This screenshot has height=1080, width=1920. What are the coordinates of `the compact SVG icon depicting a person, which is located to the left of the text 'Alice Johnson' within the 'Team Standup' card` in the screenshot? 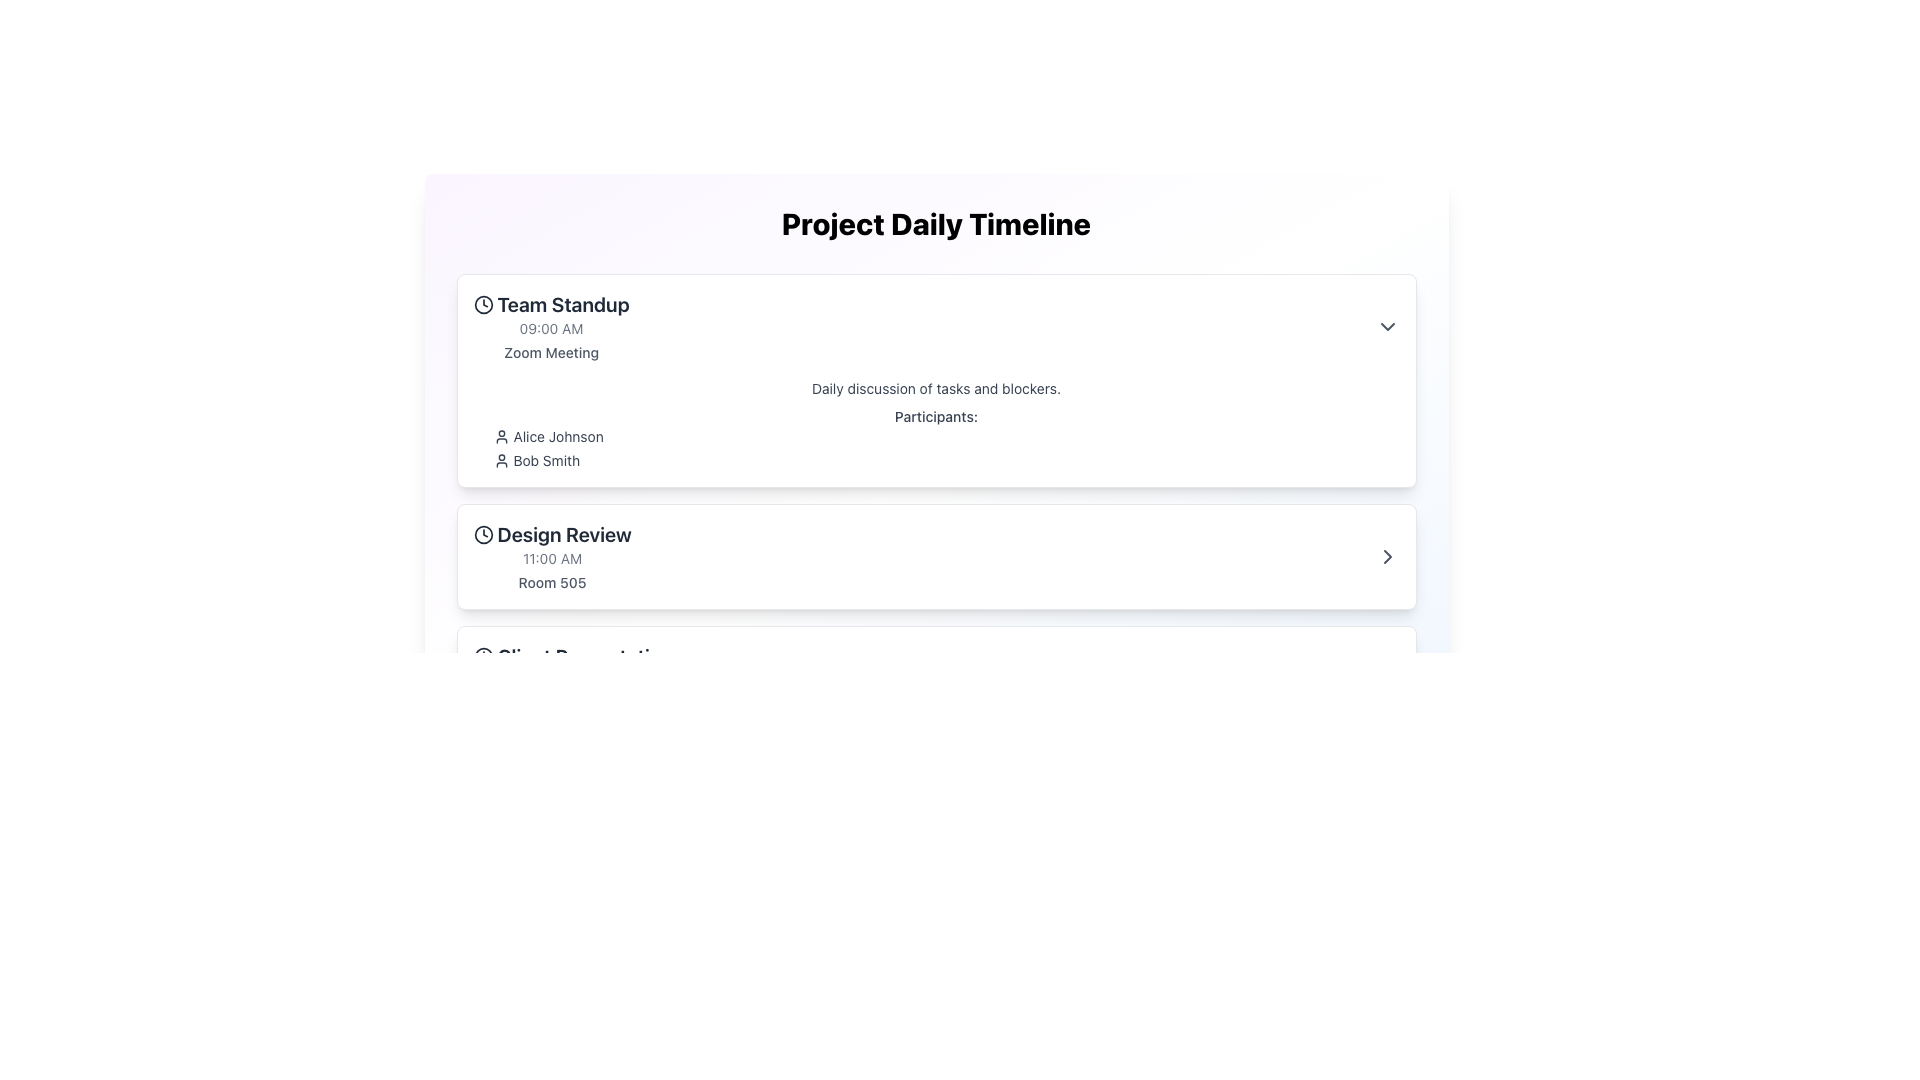 It's located at (501, 435).